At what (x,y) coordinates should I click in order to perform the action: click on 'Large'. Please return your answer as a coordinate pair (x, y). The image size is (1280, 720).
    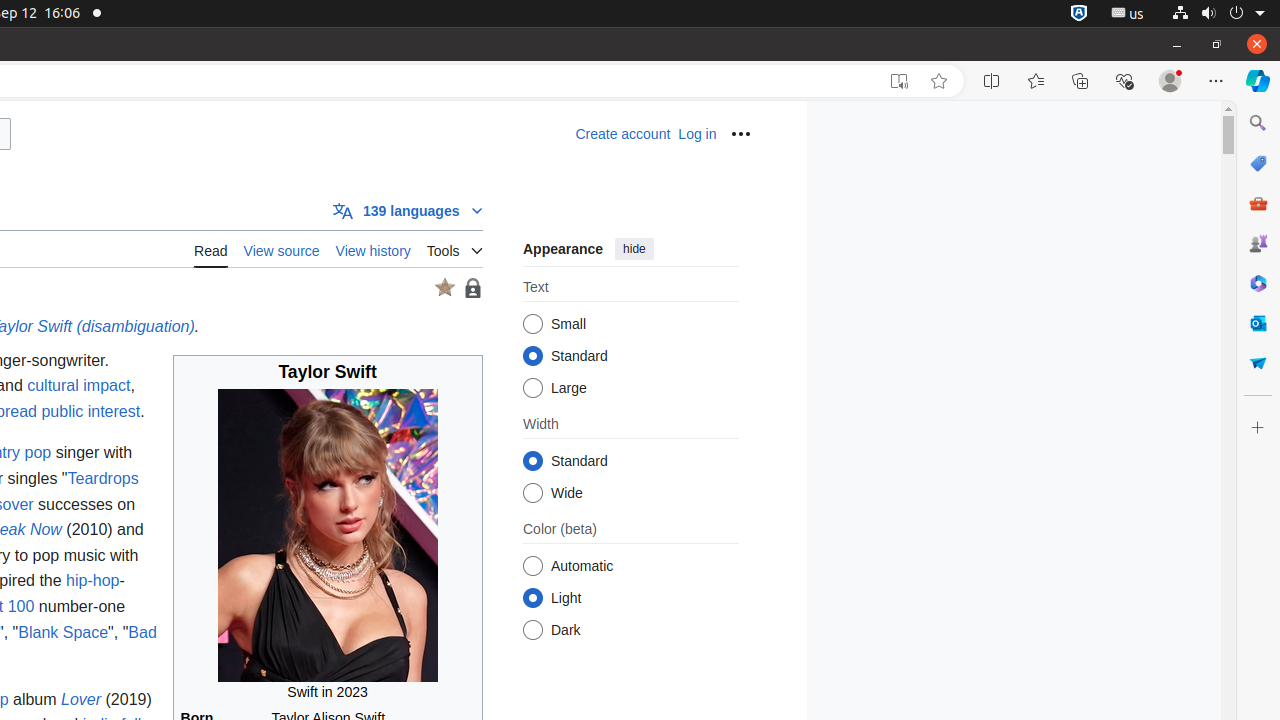
    Looking at the image, I should click on (532, 388).